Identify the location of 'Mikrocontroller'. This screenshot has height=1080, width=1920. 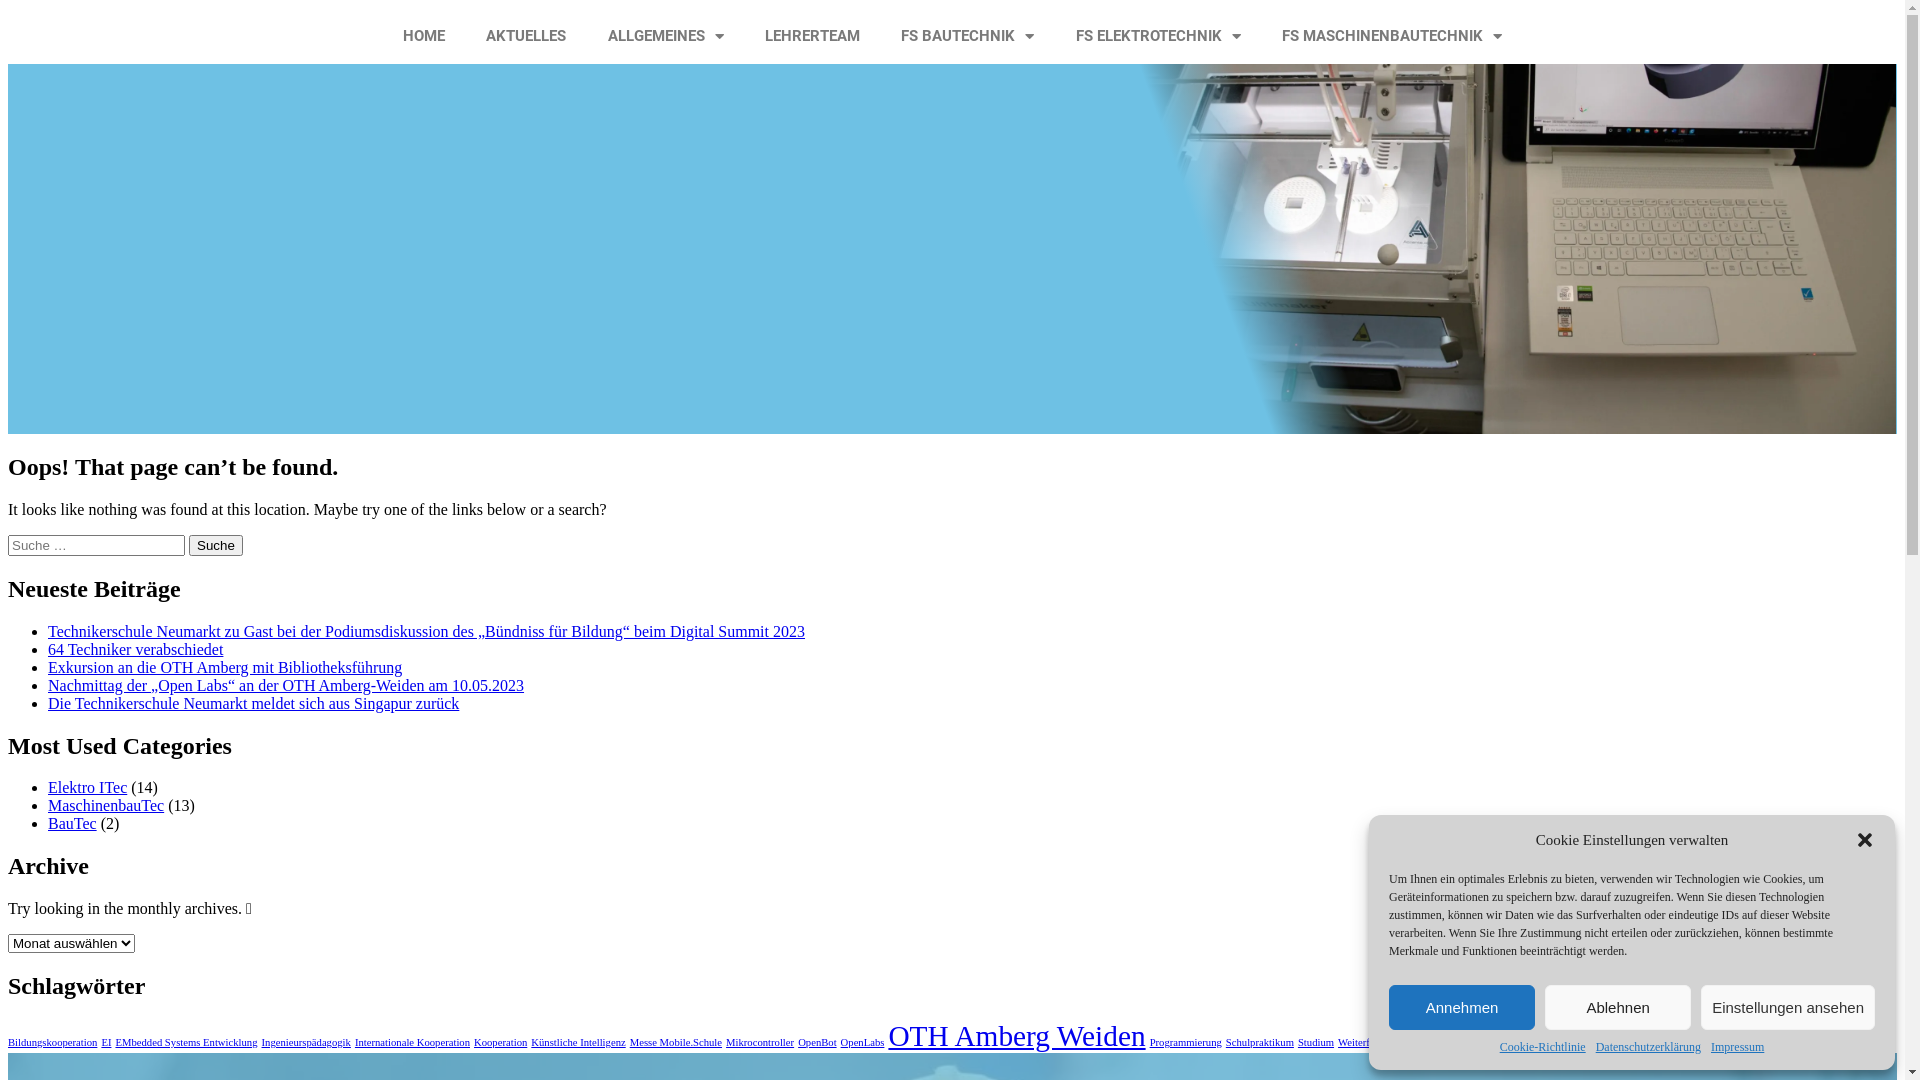
(758, 1041).